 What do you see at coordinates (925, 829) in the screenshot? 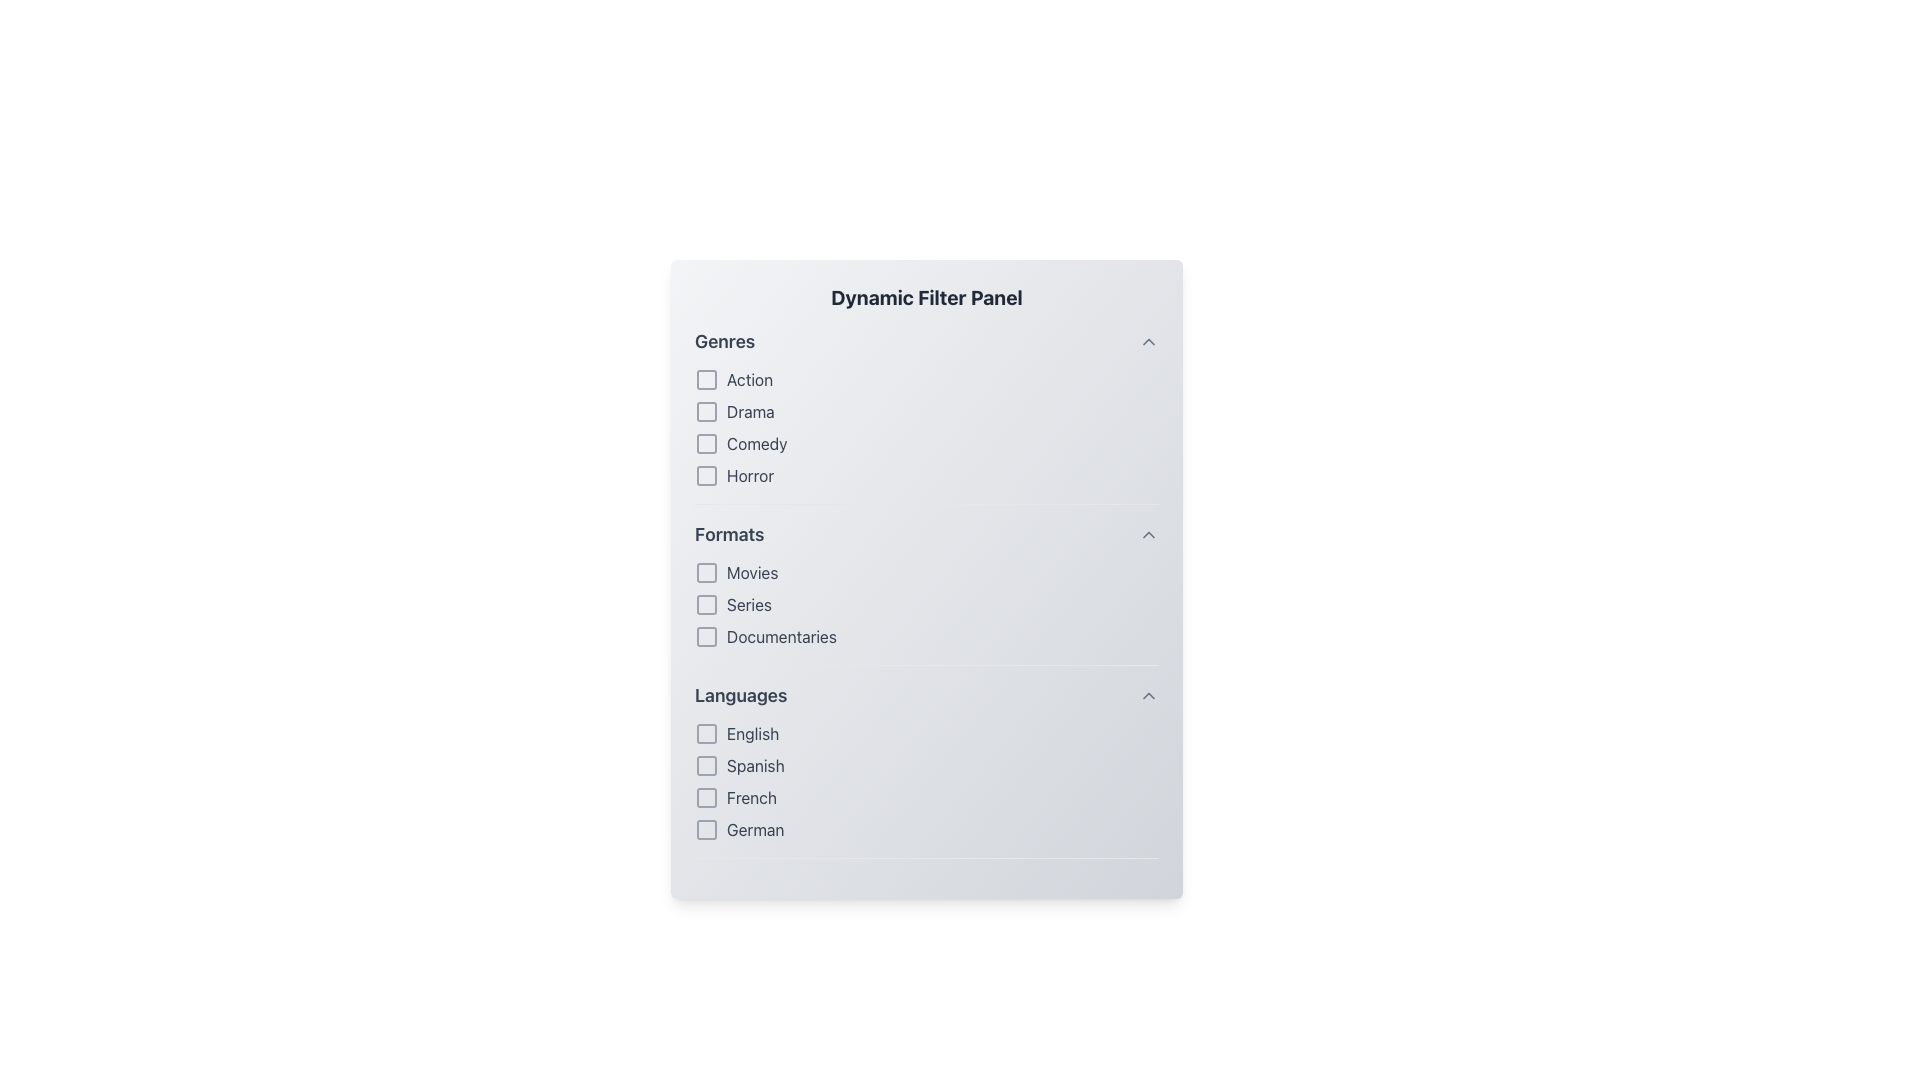
I see `the 'German' checkbox located at the bottom of the 'Languages' section` at bounding box center [925, 829].